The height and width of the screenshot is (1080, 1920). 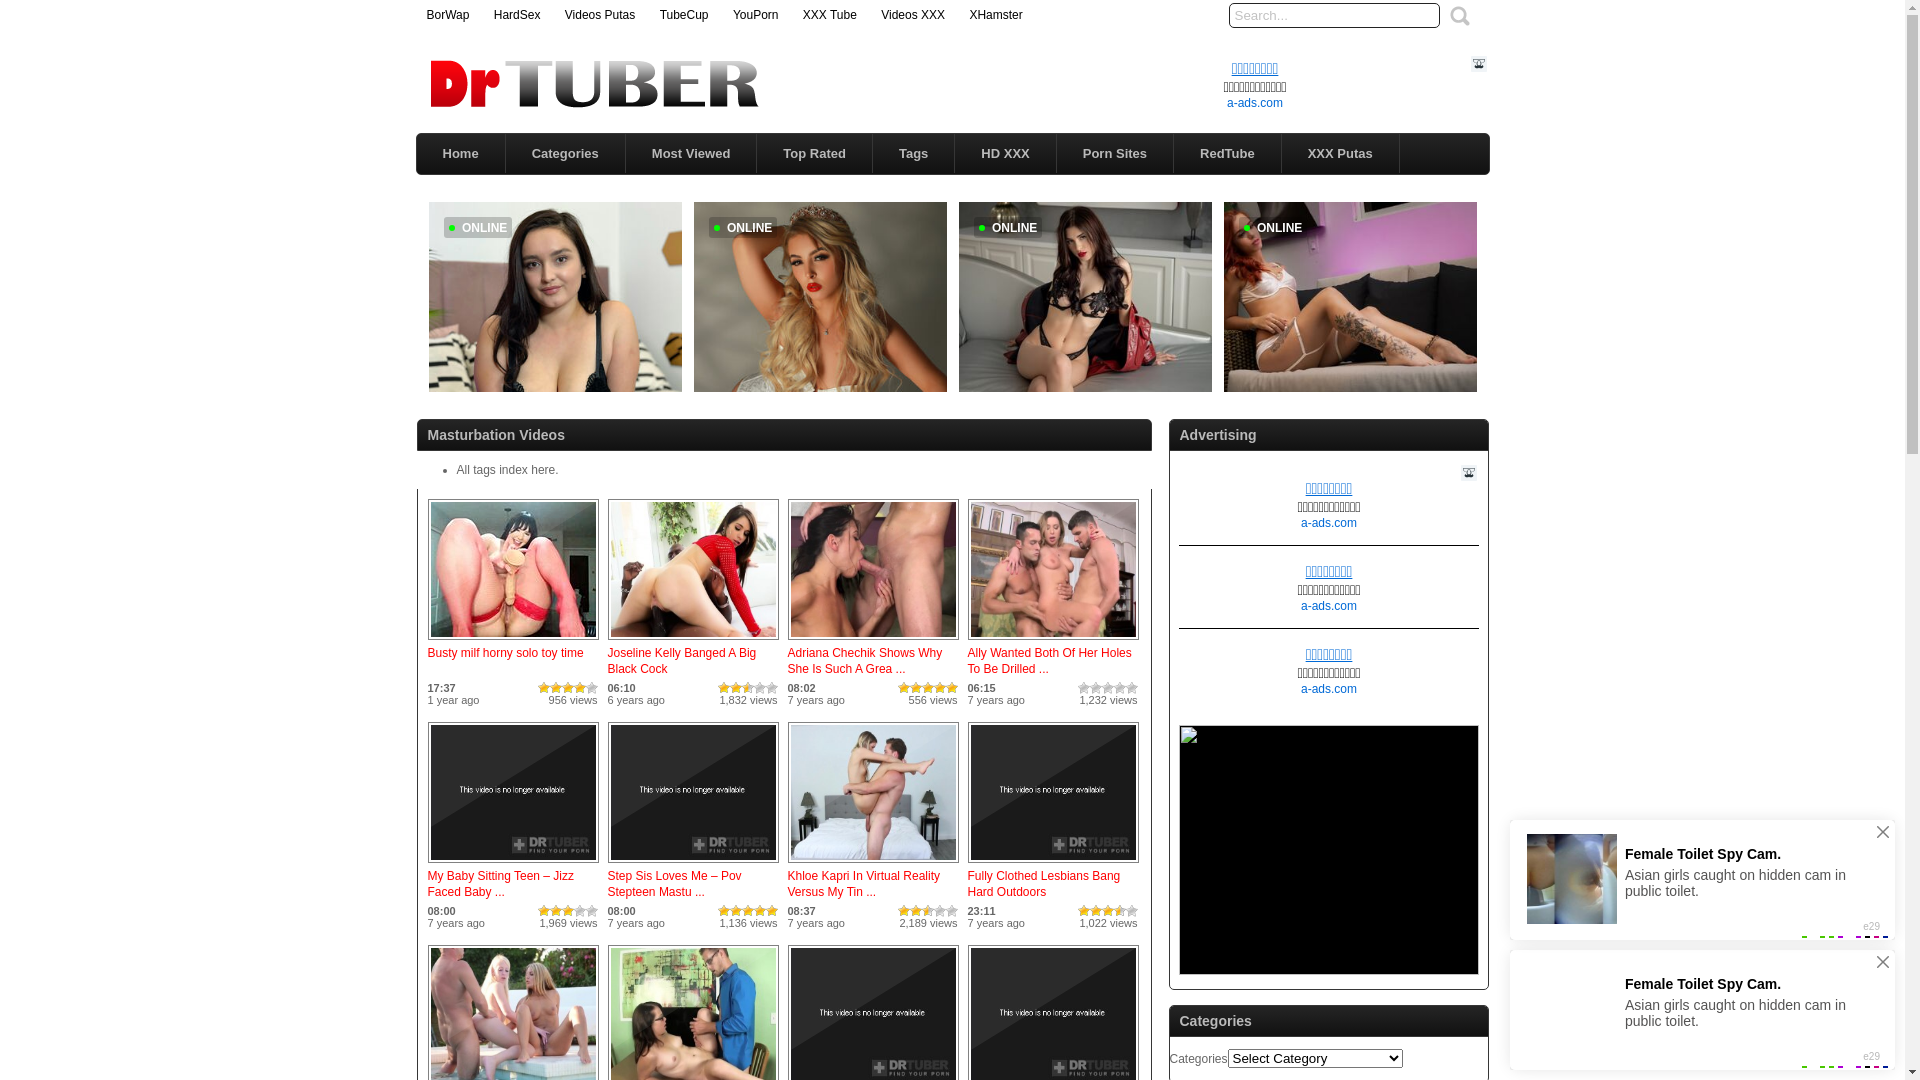 I want to click on '2 Stars', so click(x=556, y=686).